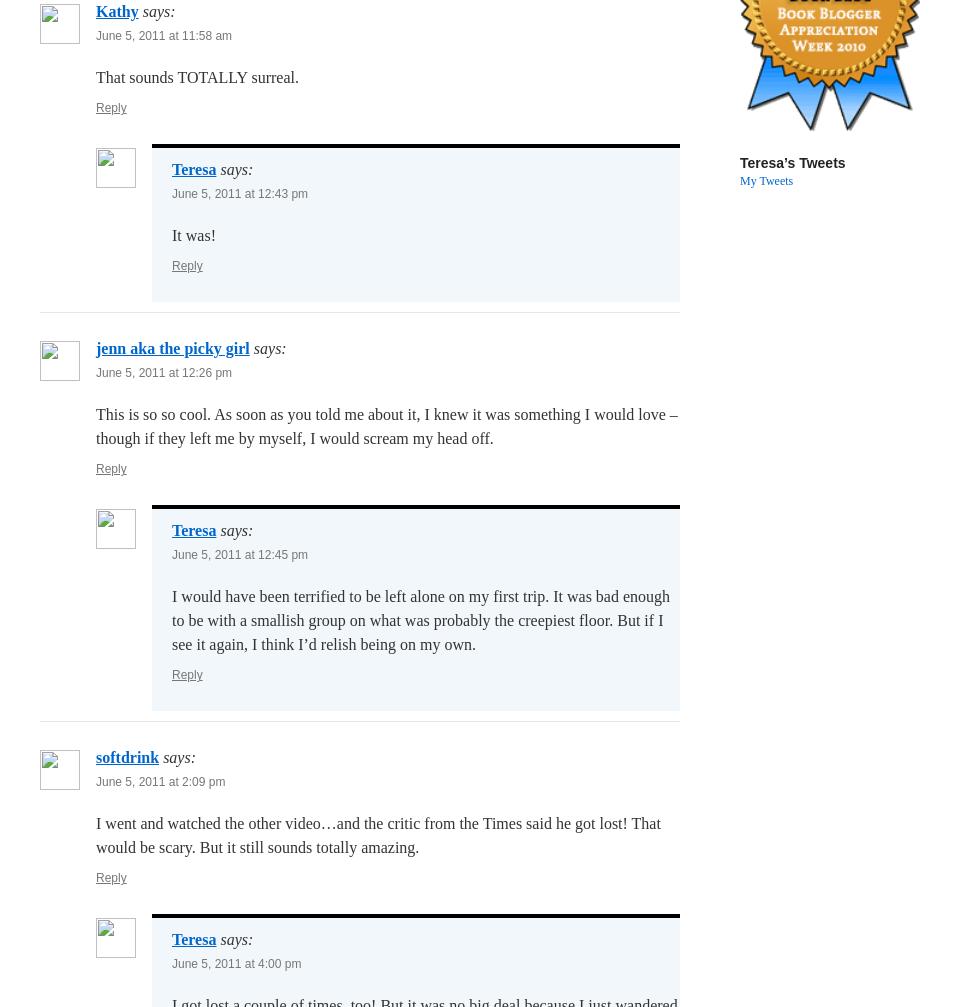  What do you see at coordinates (96, 35) in the screenshot?
I see `'June 5, 2011 at 11:58 am'` at bounding box center [96, 35].